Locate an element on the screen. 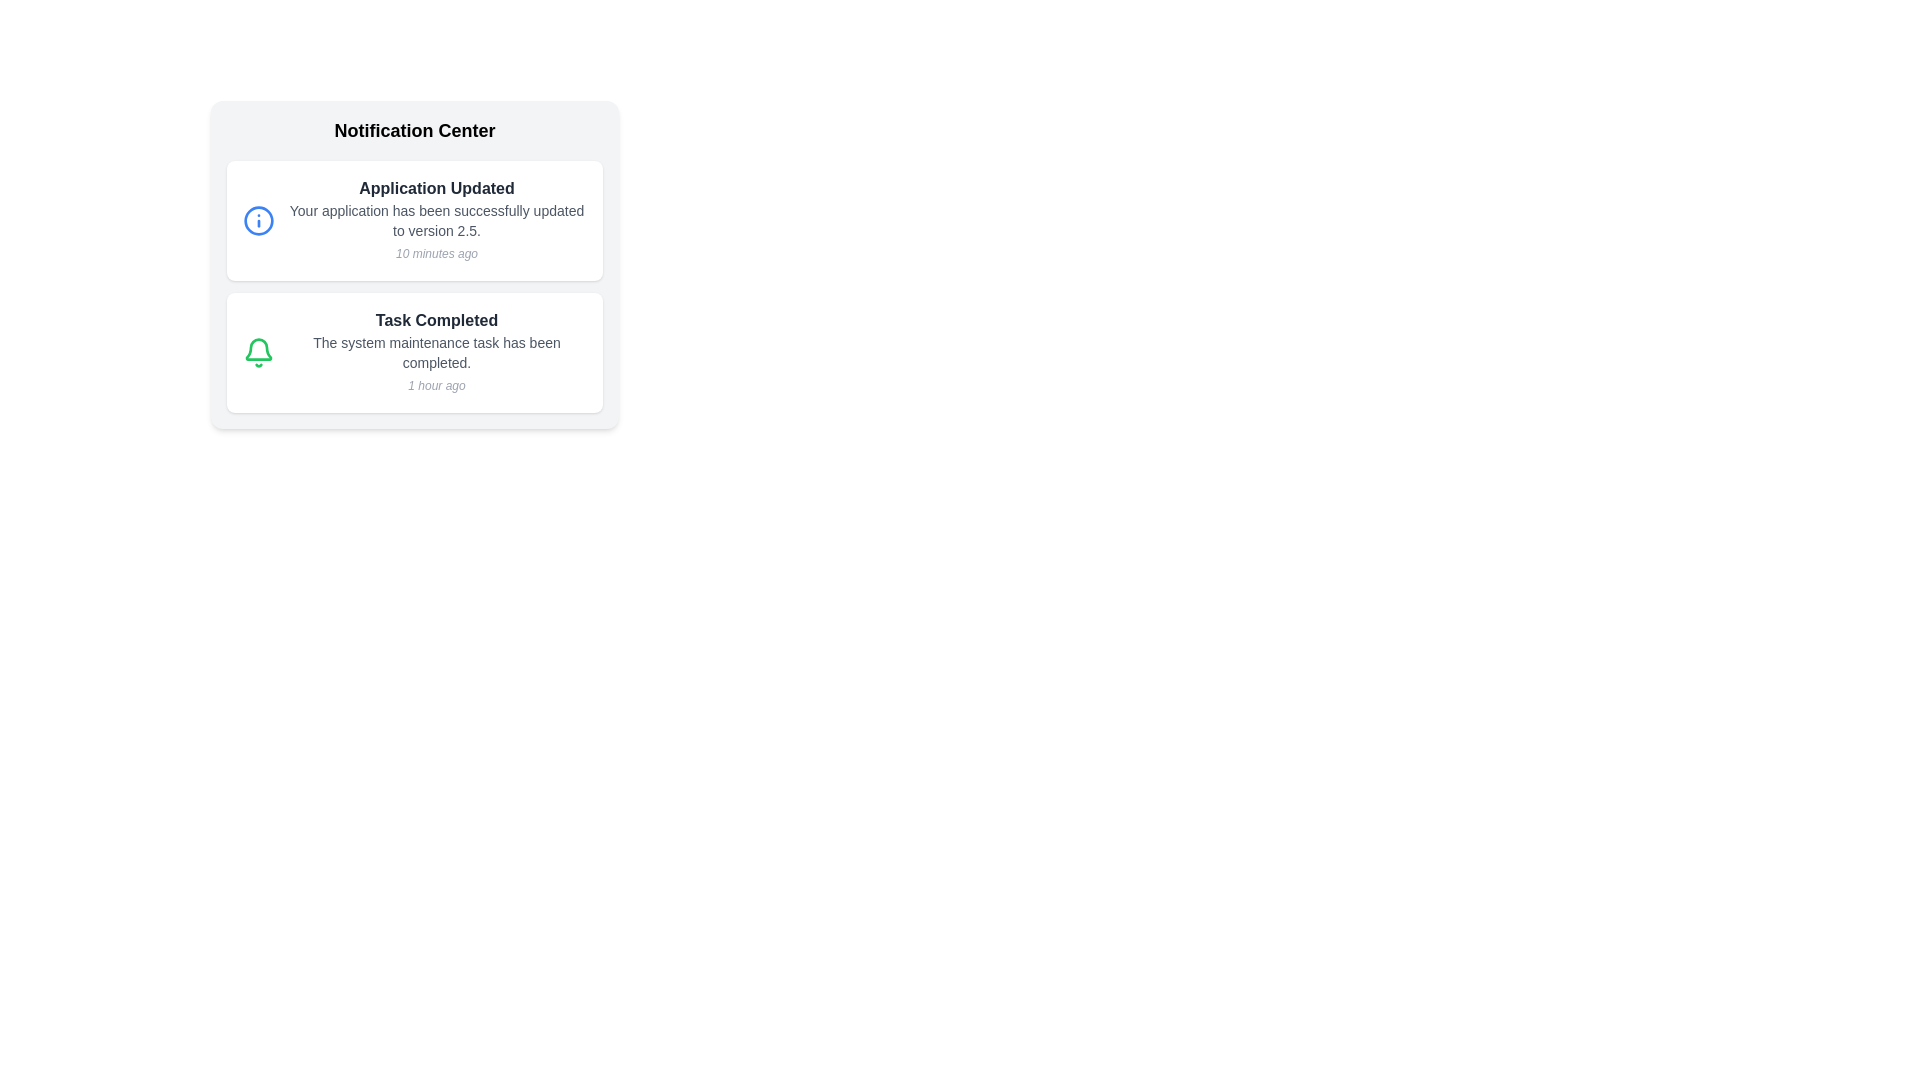 The image size is (1920, 1080). the text content element that provides additional information related to the 'Application Updated' notification, positioned between the bold title and the italicized timestamp is located at coordinates (435, 220).